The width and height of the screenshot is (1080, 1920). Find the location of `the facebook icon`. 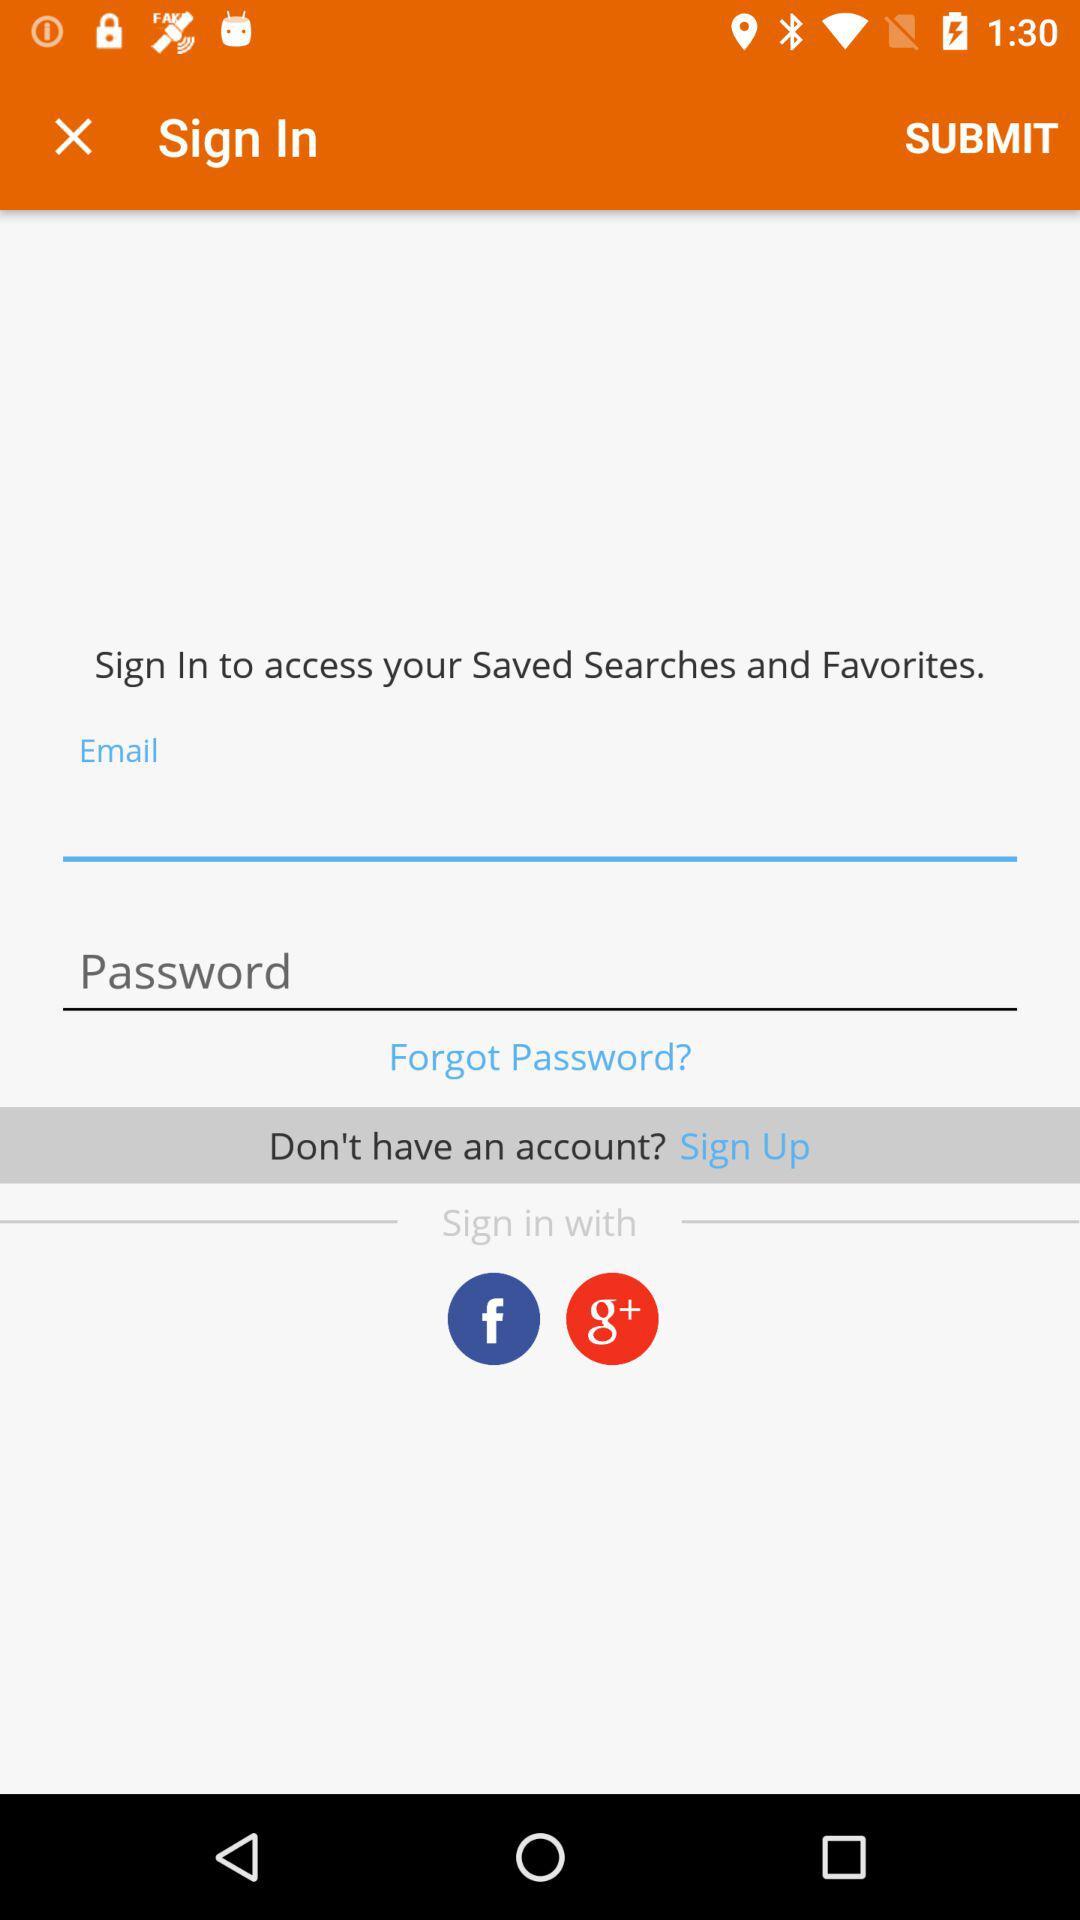

the facebook icon is located at coordinates (493, 1318).